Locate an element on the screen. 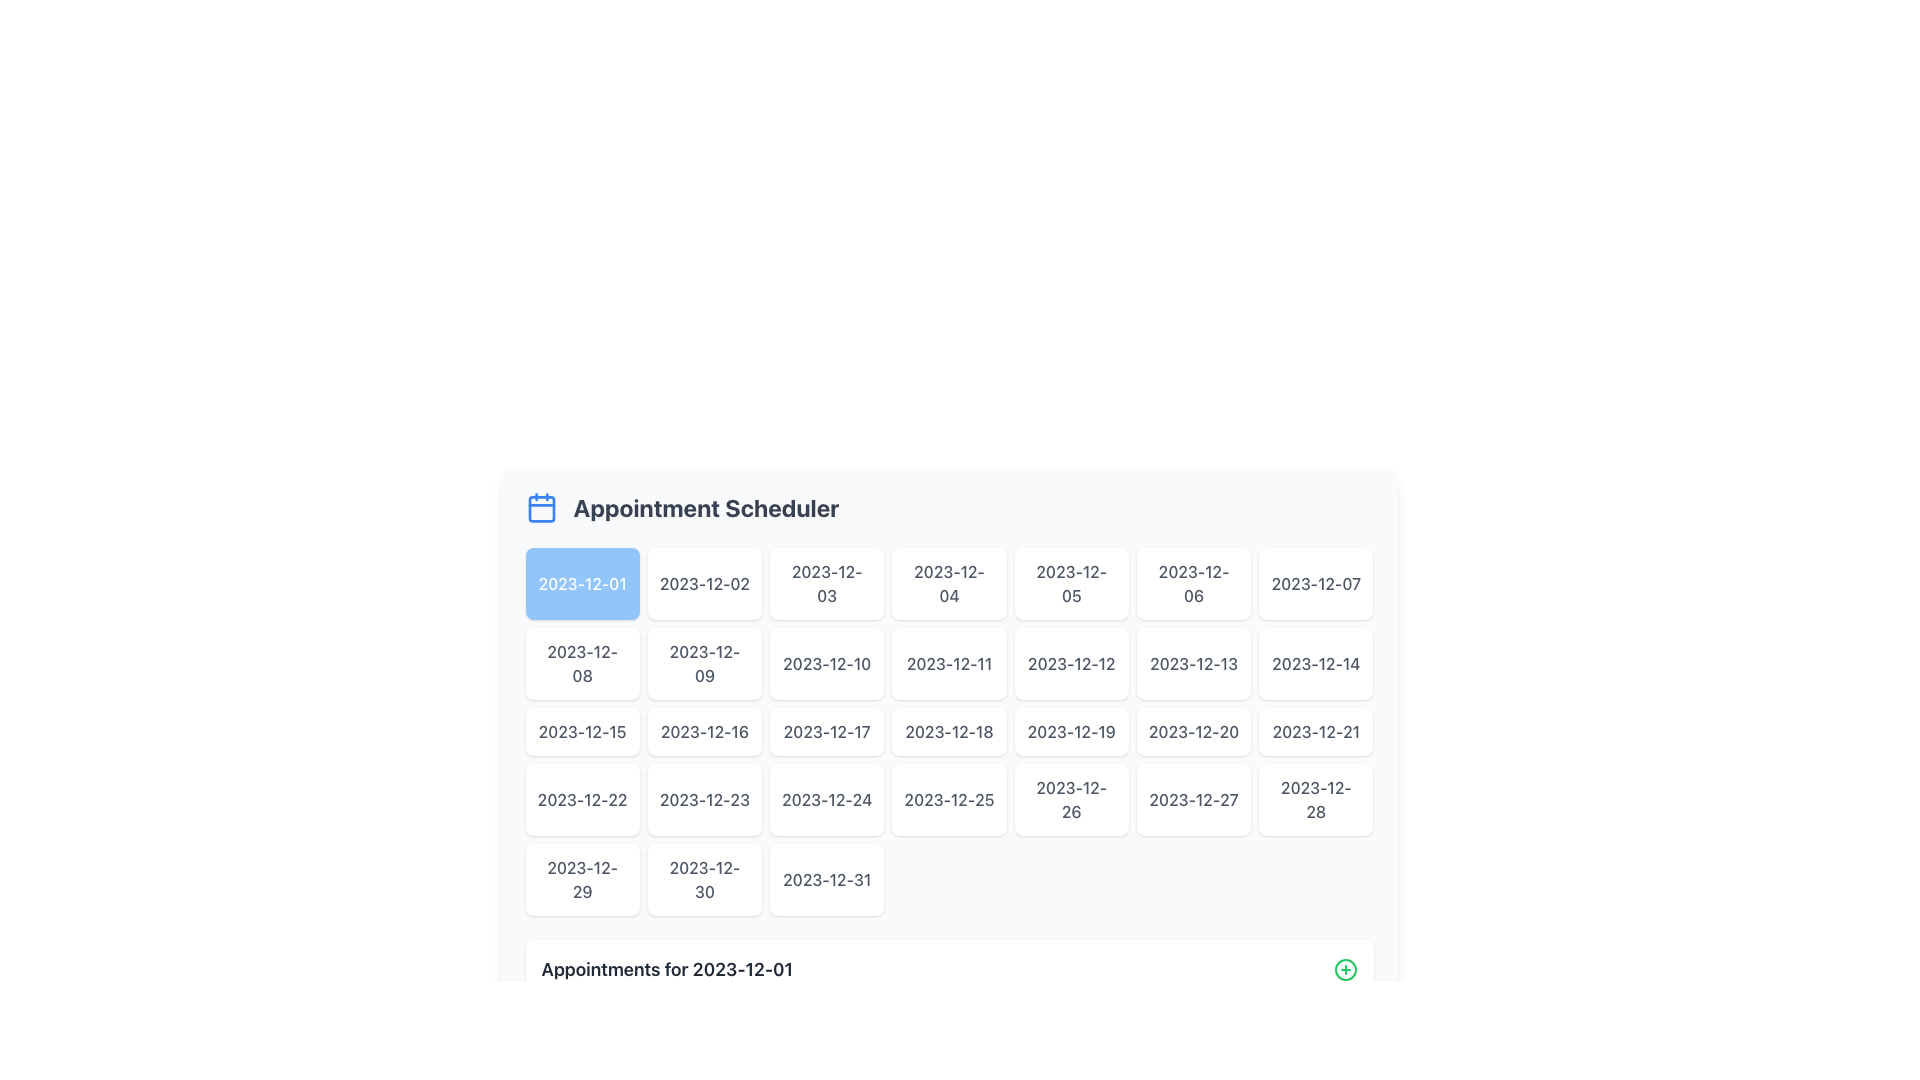 This screenshot has width=1920, height=1080. the central larger rectangle of the trash can icon, which indicates the action of deletion or removal within the interface is located at coordinates (1335, 1025).